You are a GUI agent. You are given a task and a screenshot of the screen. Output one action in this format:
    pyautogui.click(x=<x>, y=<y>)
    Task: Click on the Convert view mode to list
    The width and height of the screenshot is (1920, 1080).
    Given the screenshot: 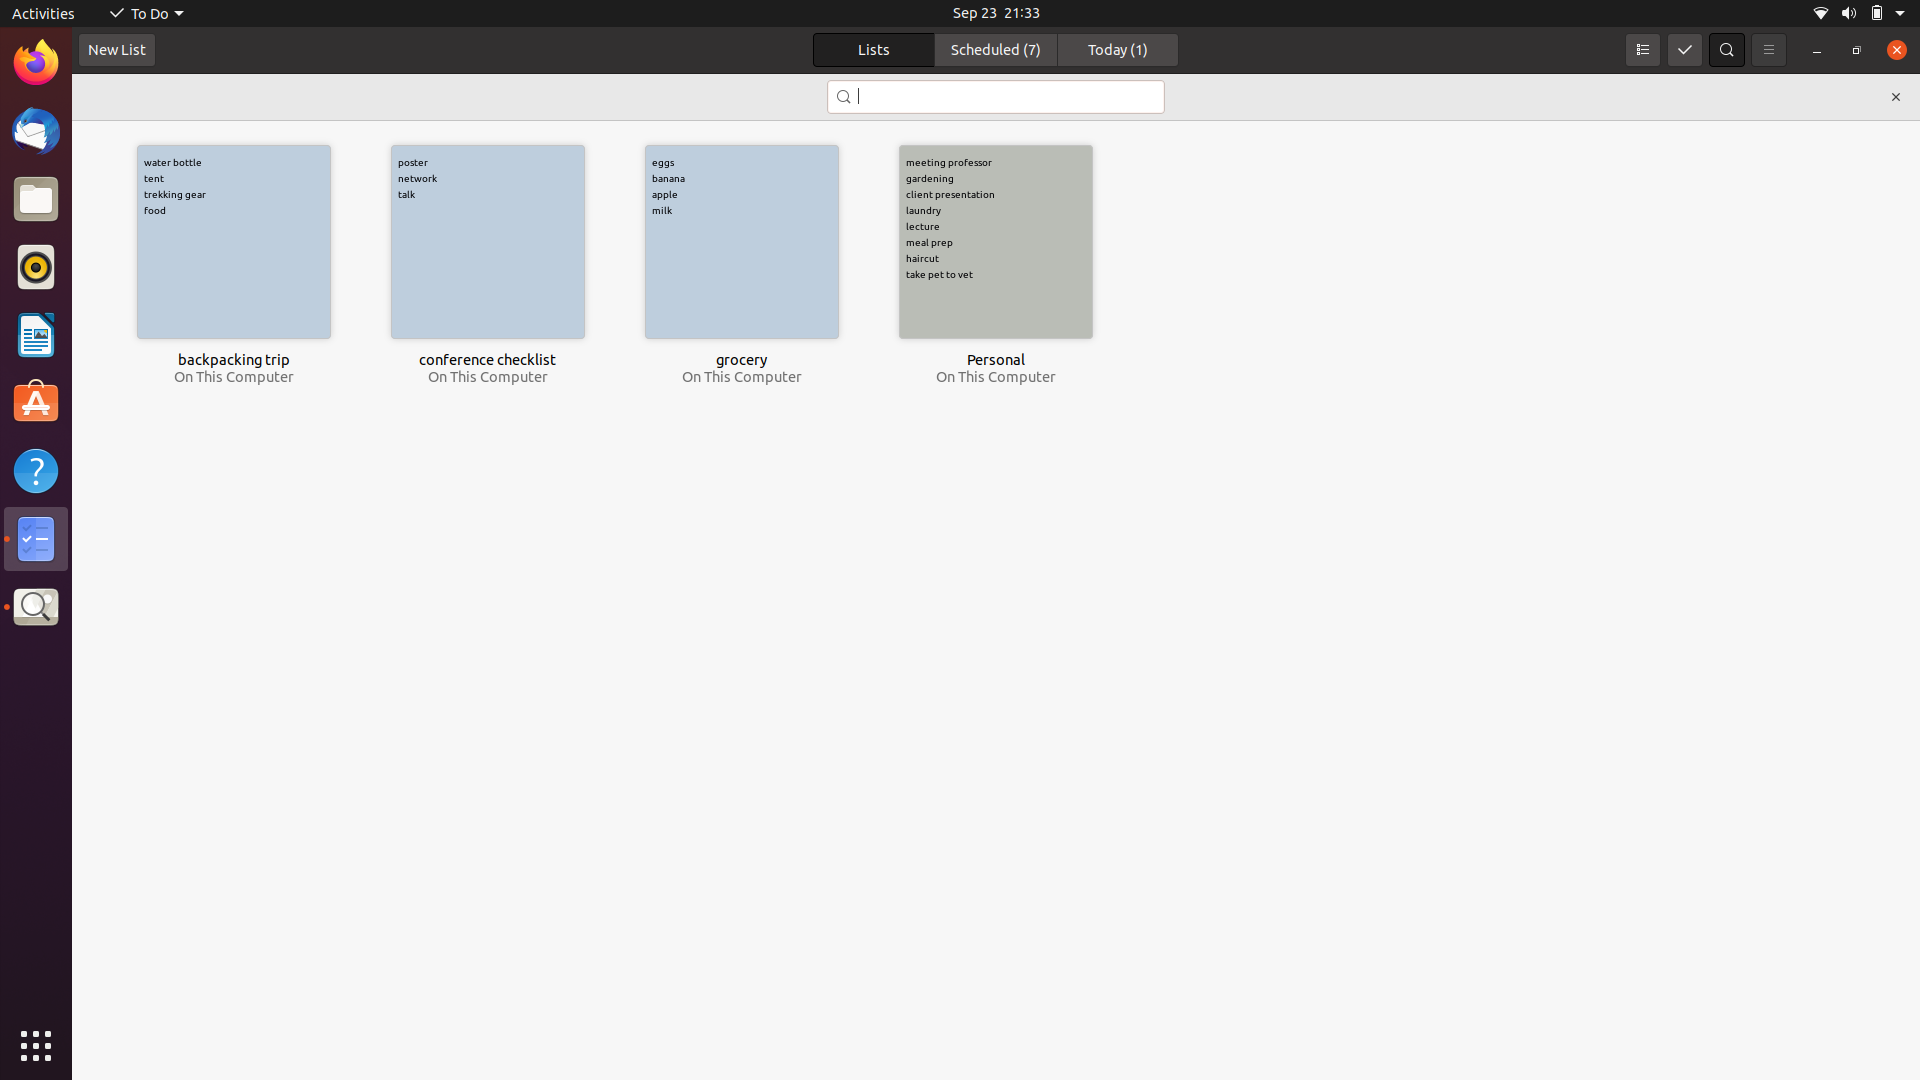 What is the action you would take?
    pyautogui.click(x=1642, y=49)
    